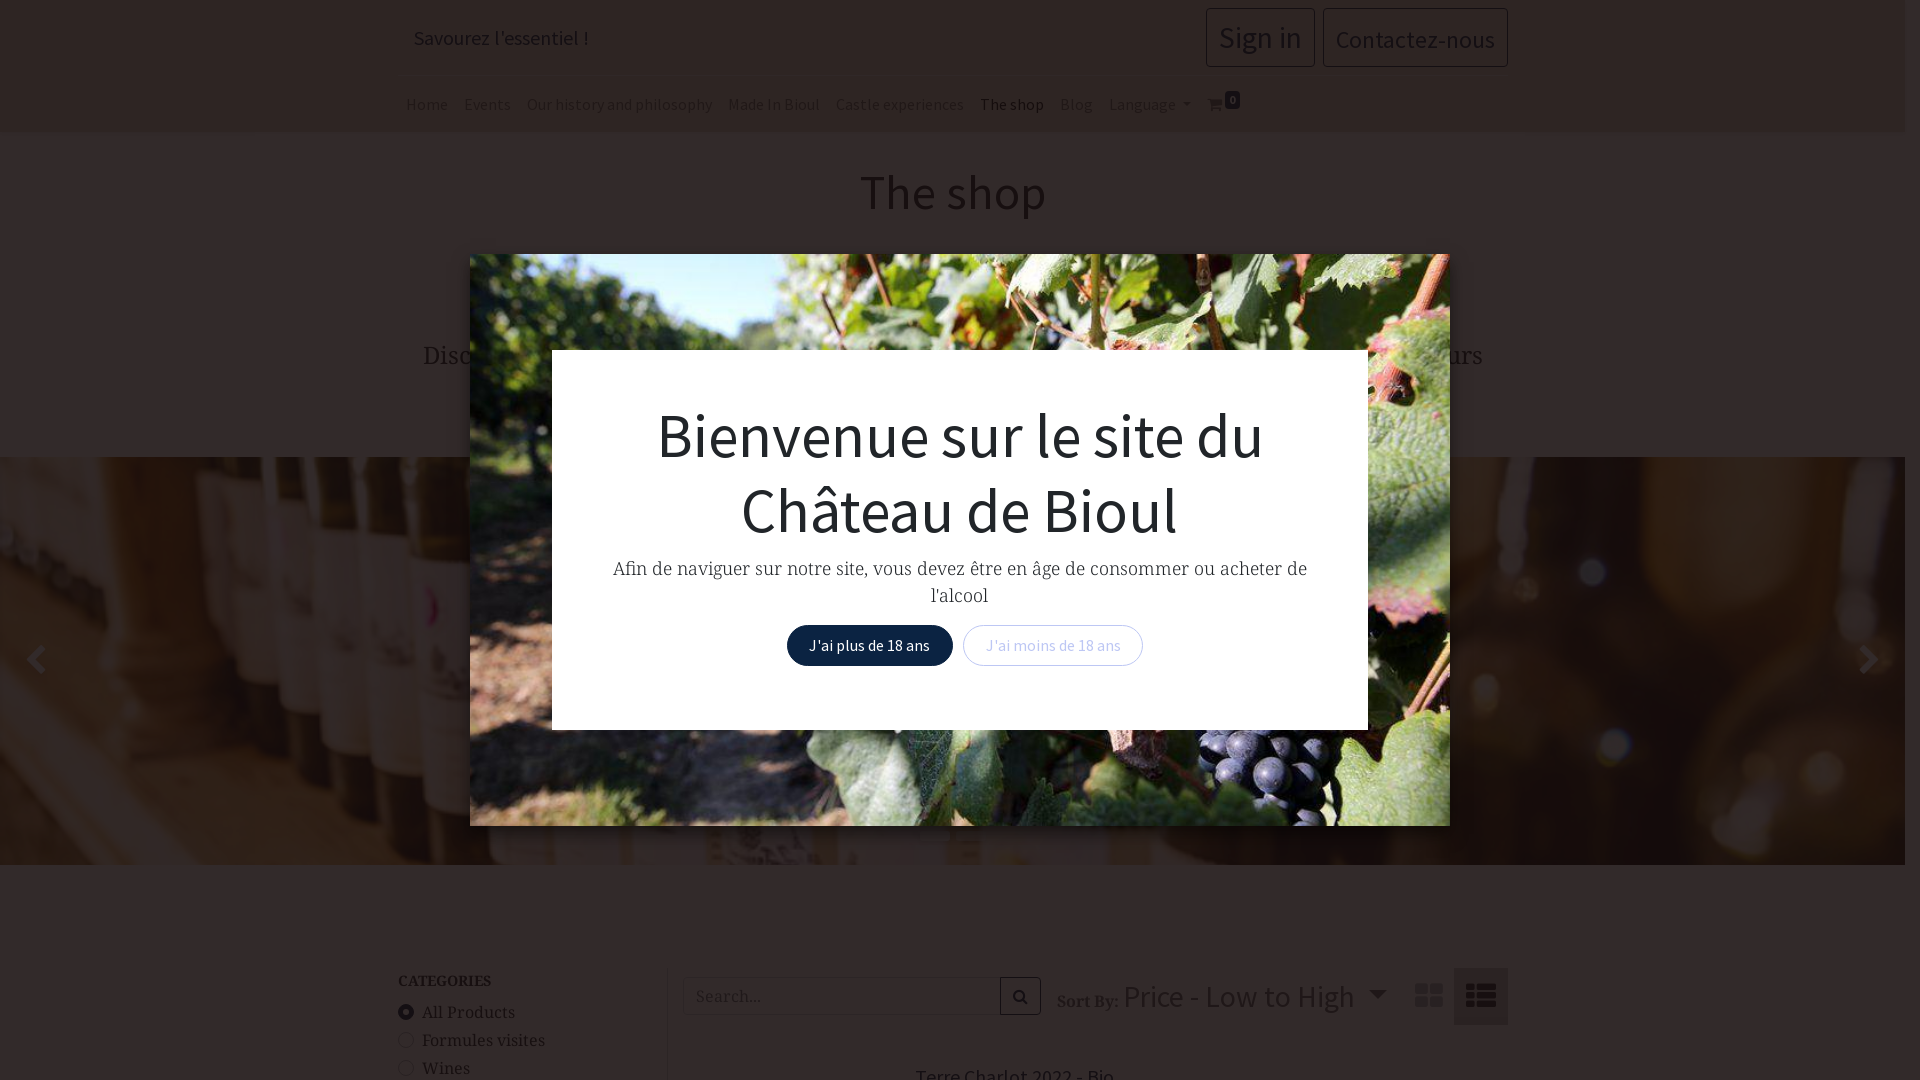 The image size is (1920, 1080). Describe the element at coordinates (426, 104) in the screenshot. I see `'Home'` at that location.